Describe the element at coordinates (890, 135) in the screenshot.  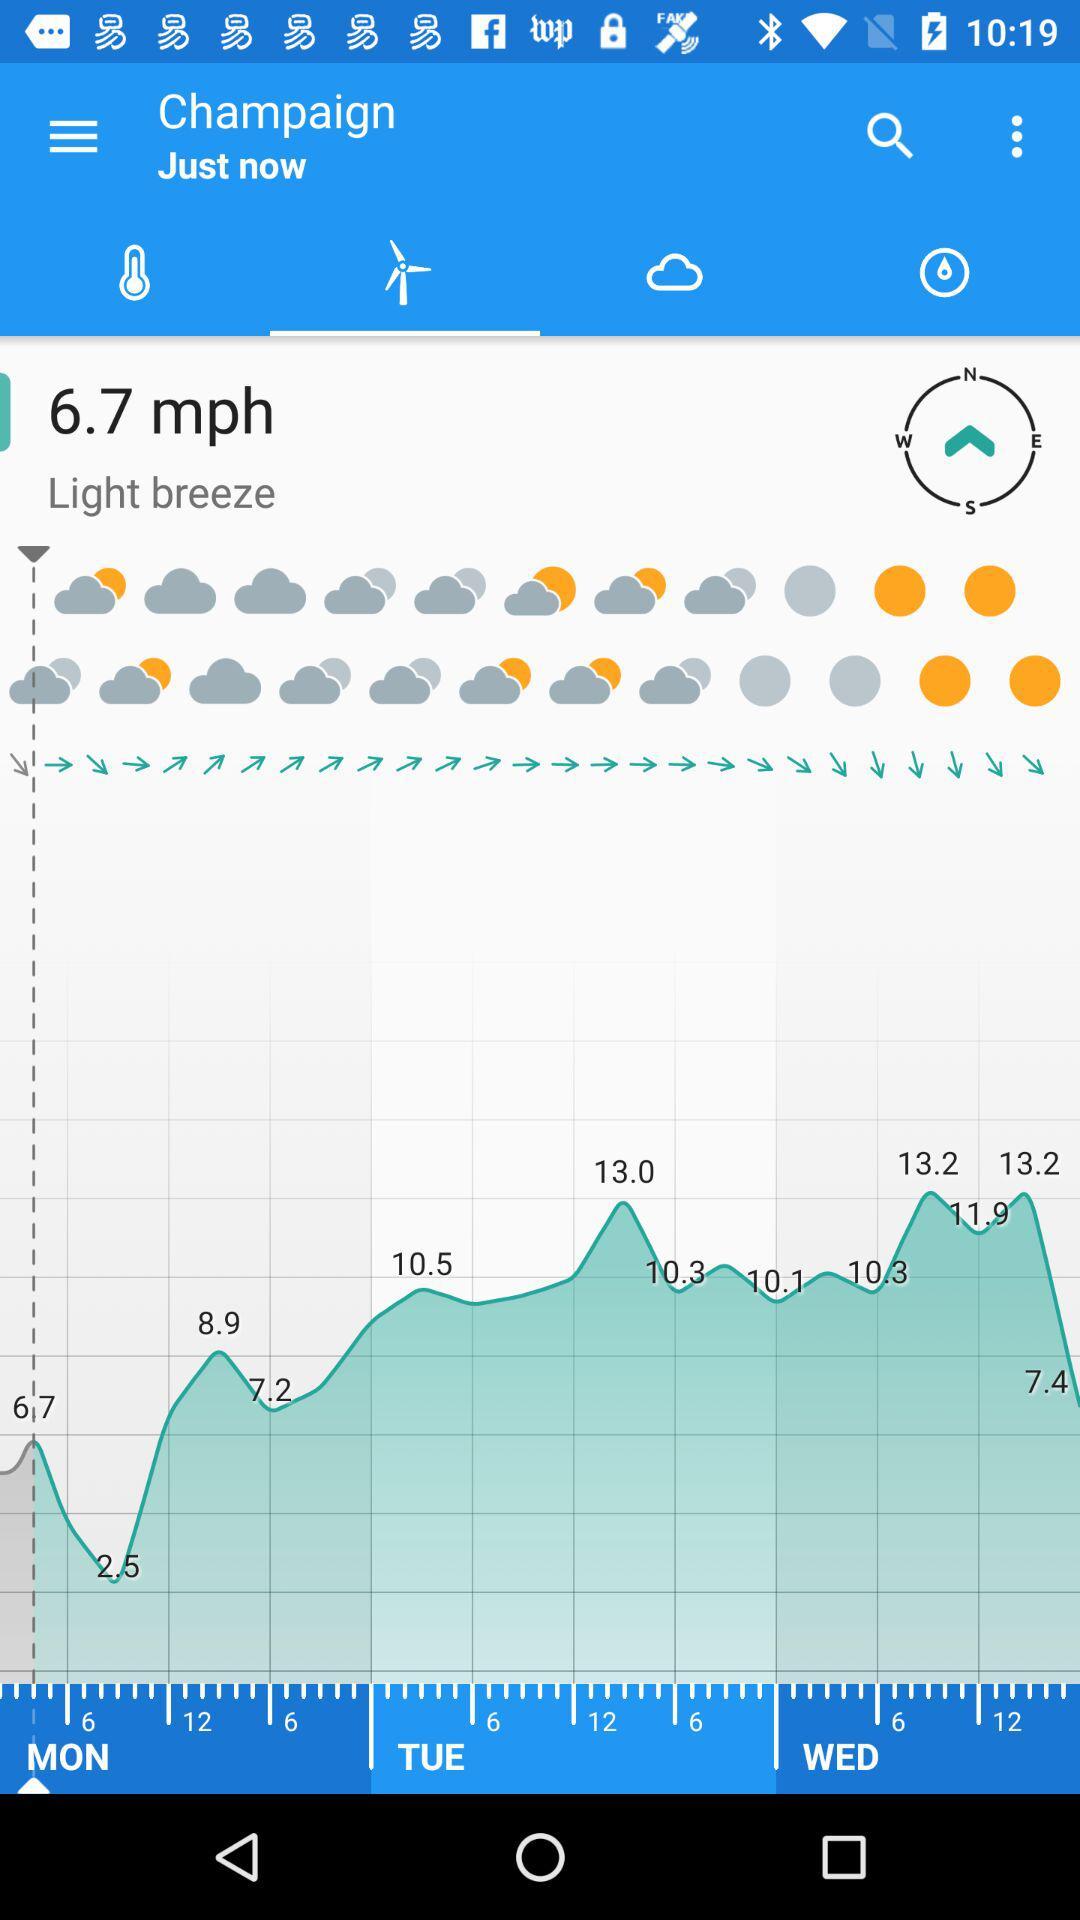
I see `the icon to the right of champaign` at that location.